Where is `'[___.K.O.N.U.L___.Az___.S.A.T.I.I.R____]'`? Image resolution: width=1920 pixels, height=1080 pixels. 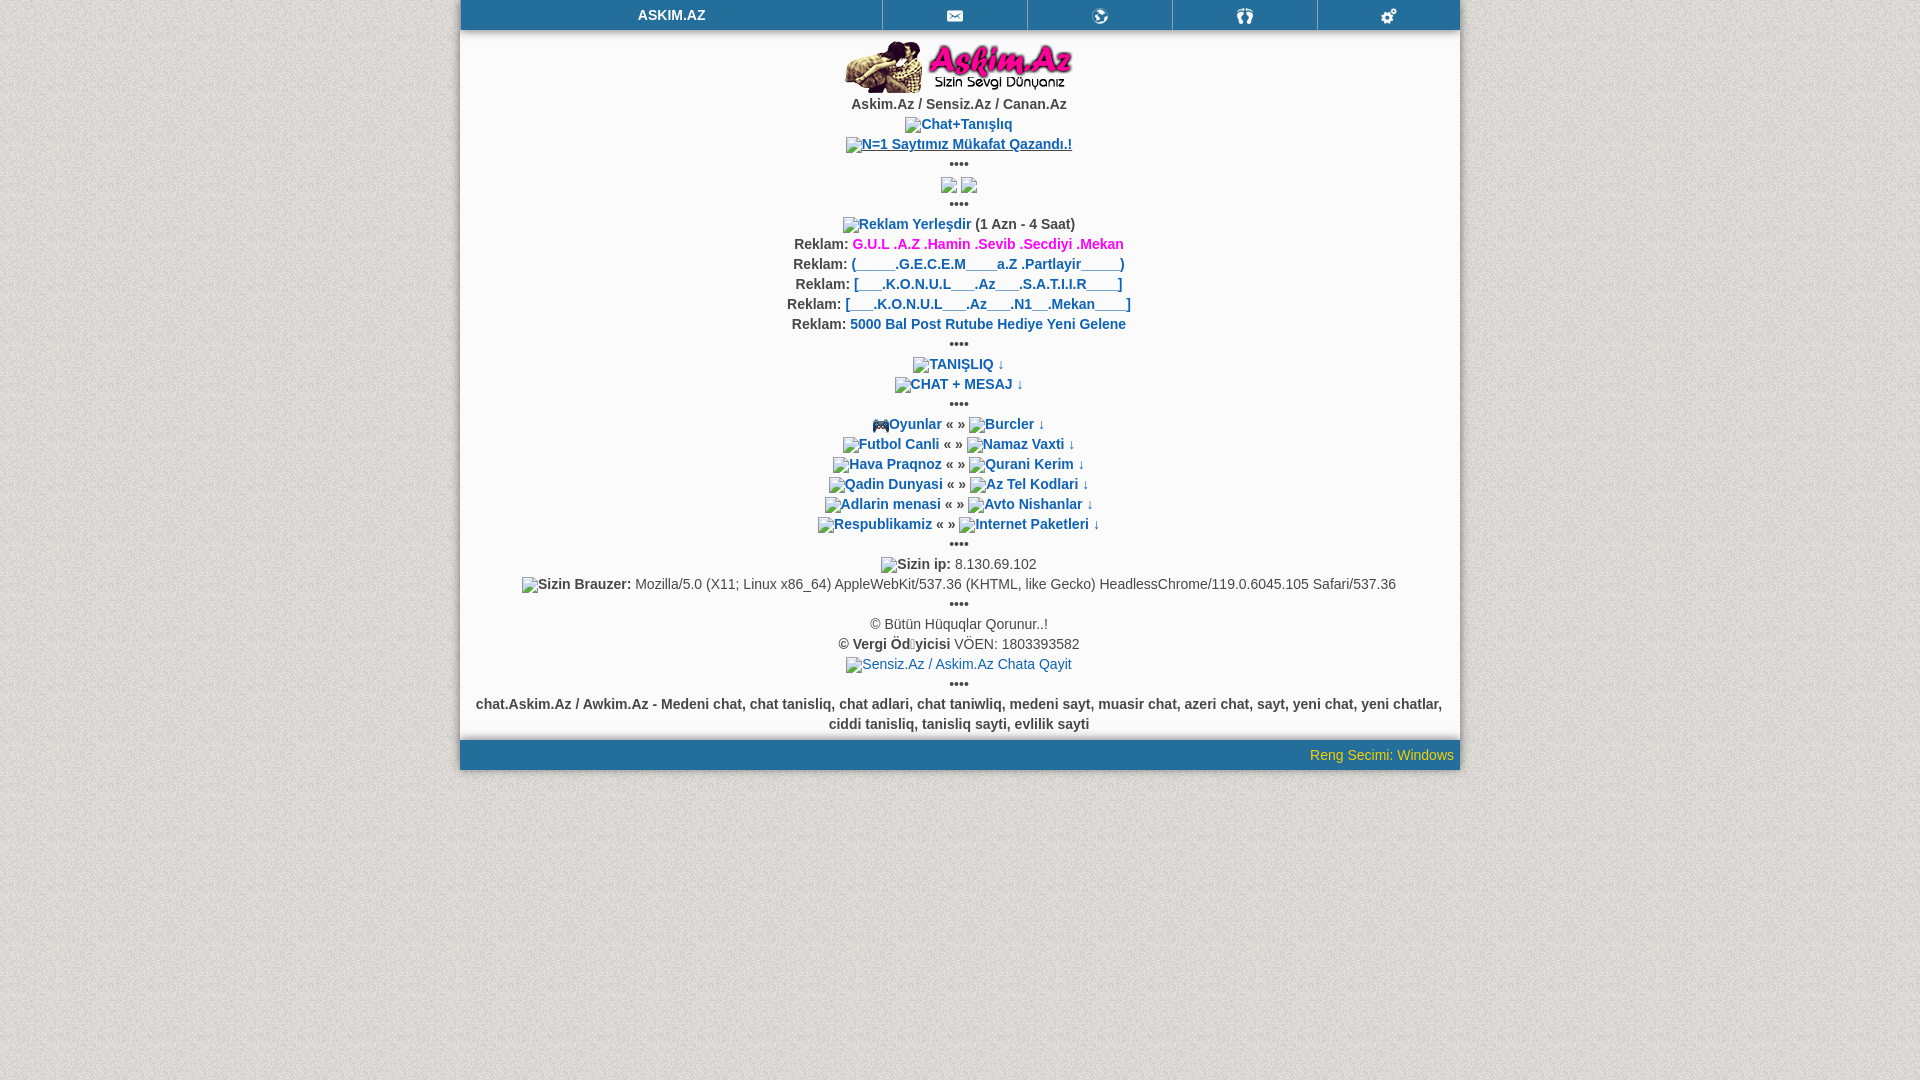 '[___.K.O.N.U.L___.Az___.S.A.T.I.I.R____]' is located at coordinates (988, 284).